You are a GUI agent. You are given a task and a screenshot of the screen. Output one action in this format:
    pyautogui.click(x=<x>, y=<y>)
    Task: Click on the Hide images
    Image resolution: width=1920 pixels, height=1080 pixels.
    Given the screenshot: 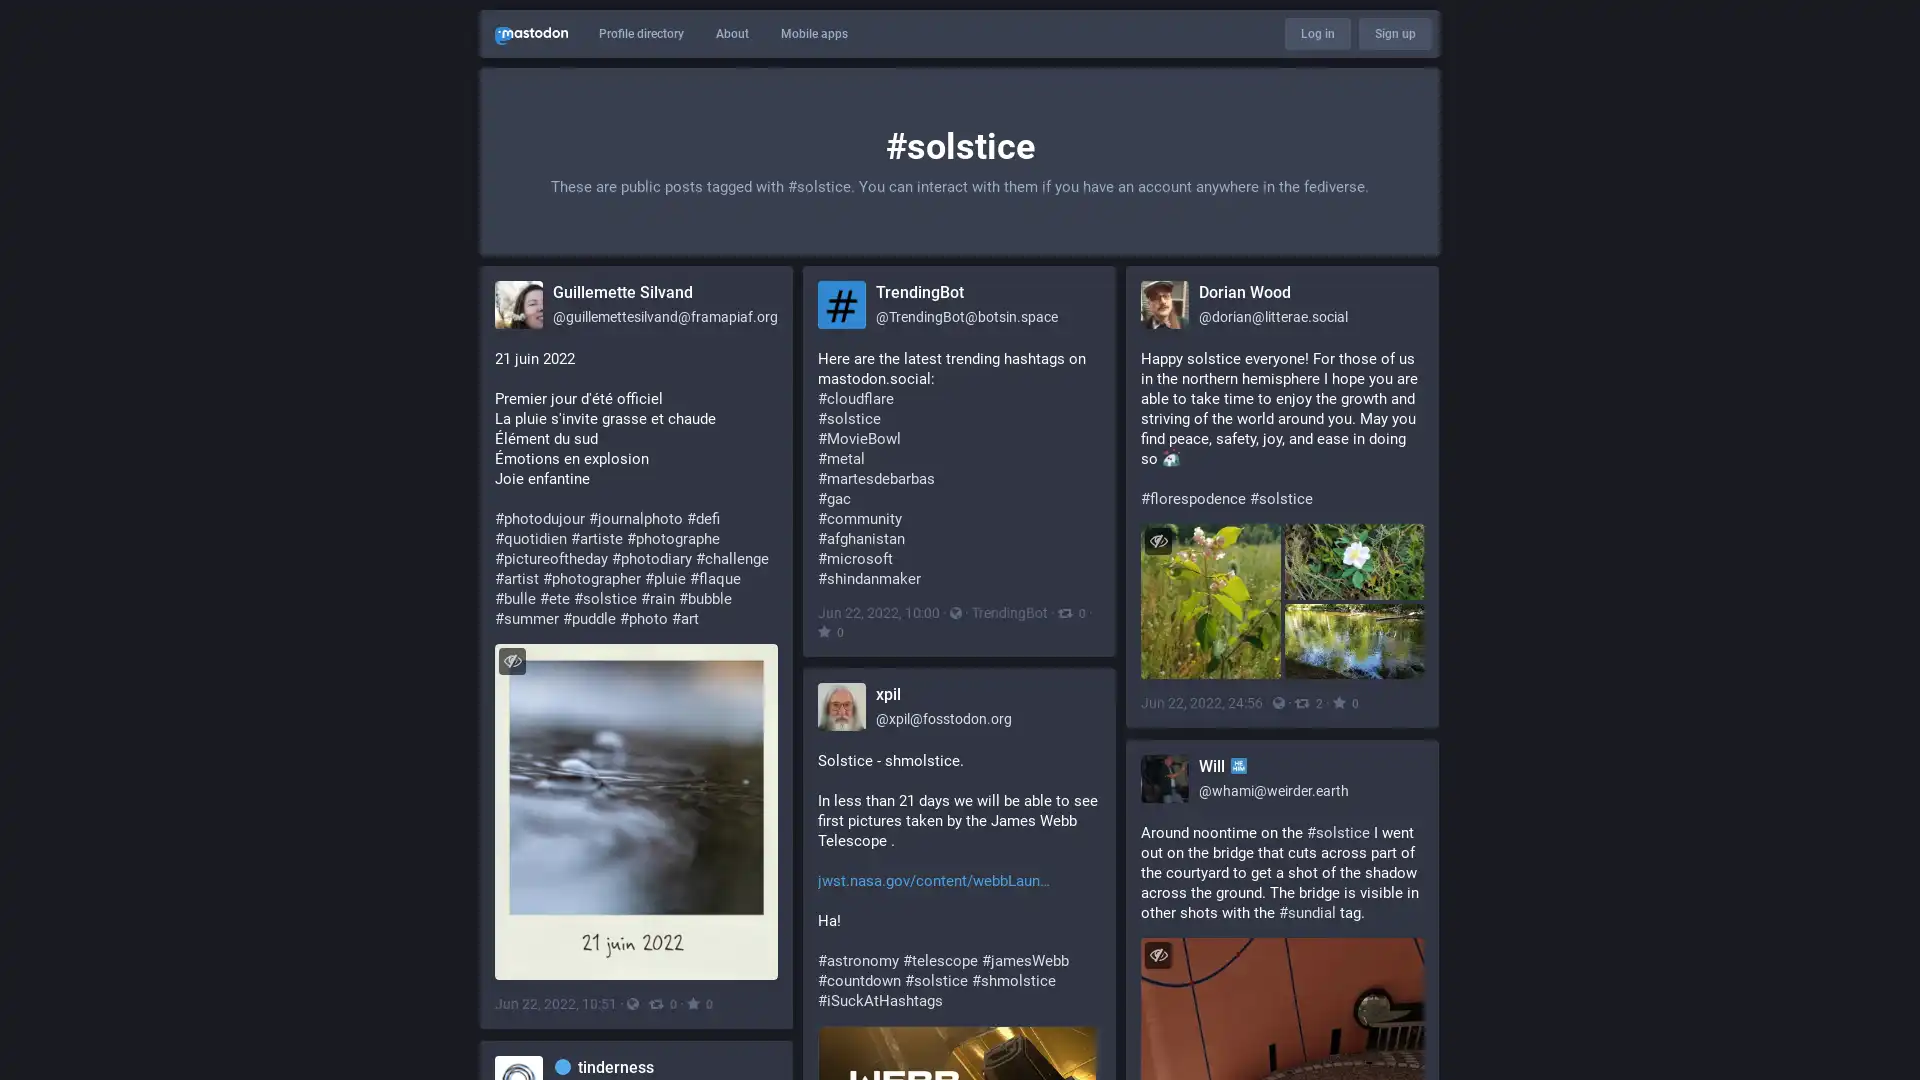 What is the action you would take?
    pyautogui.click(x=1158, y=540)
    